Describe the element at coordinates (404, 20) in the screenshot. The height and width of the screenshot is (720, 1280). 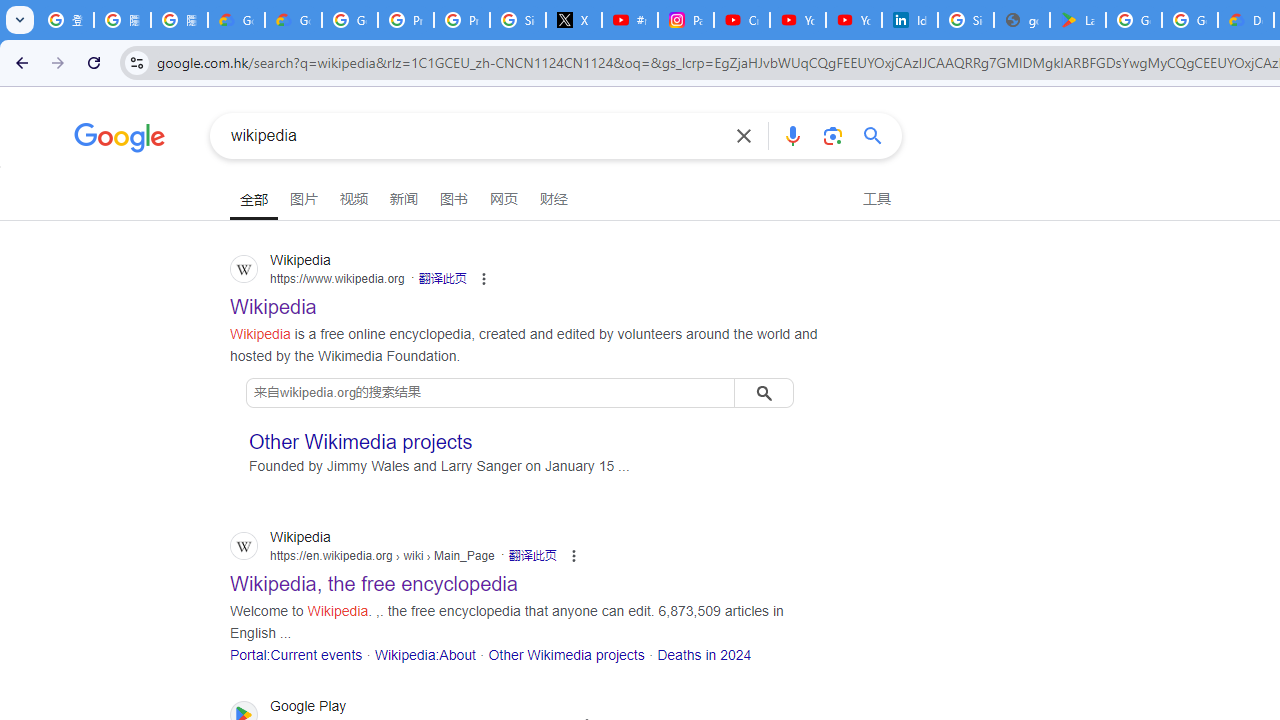
I see `'Privacy Help Center - Policies Help'` at that location.